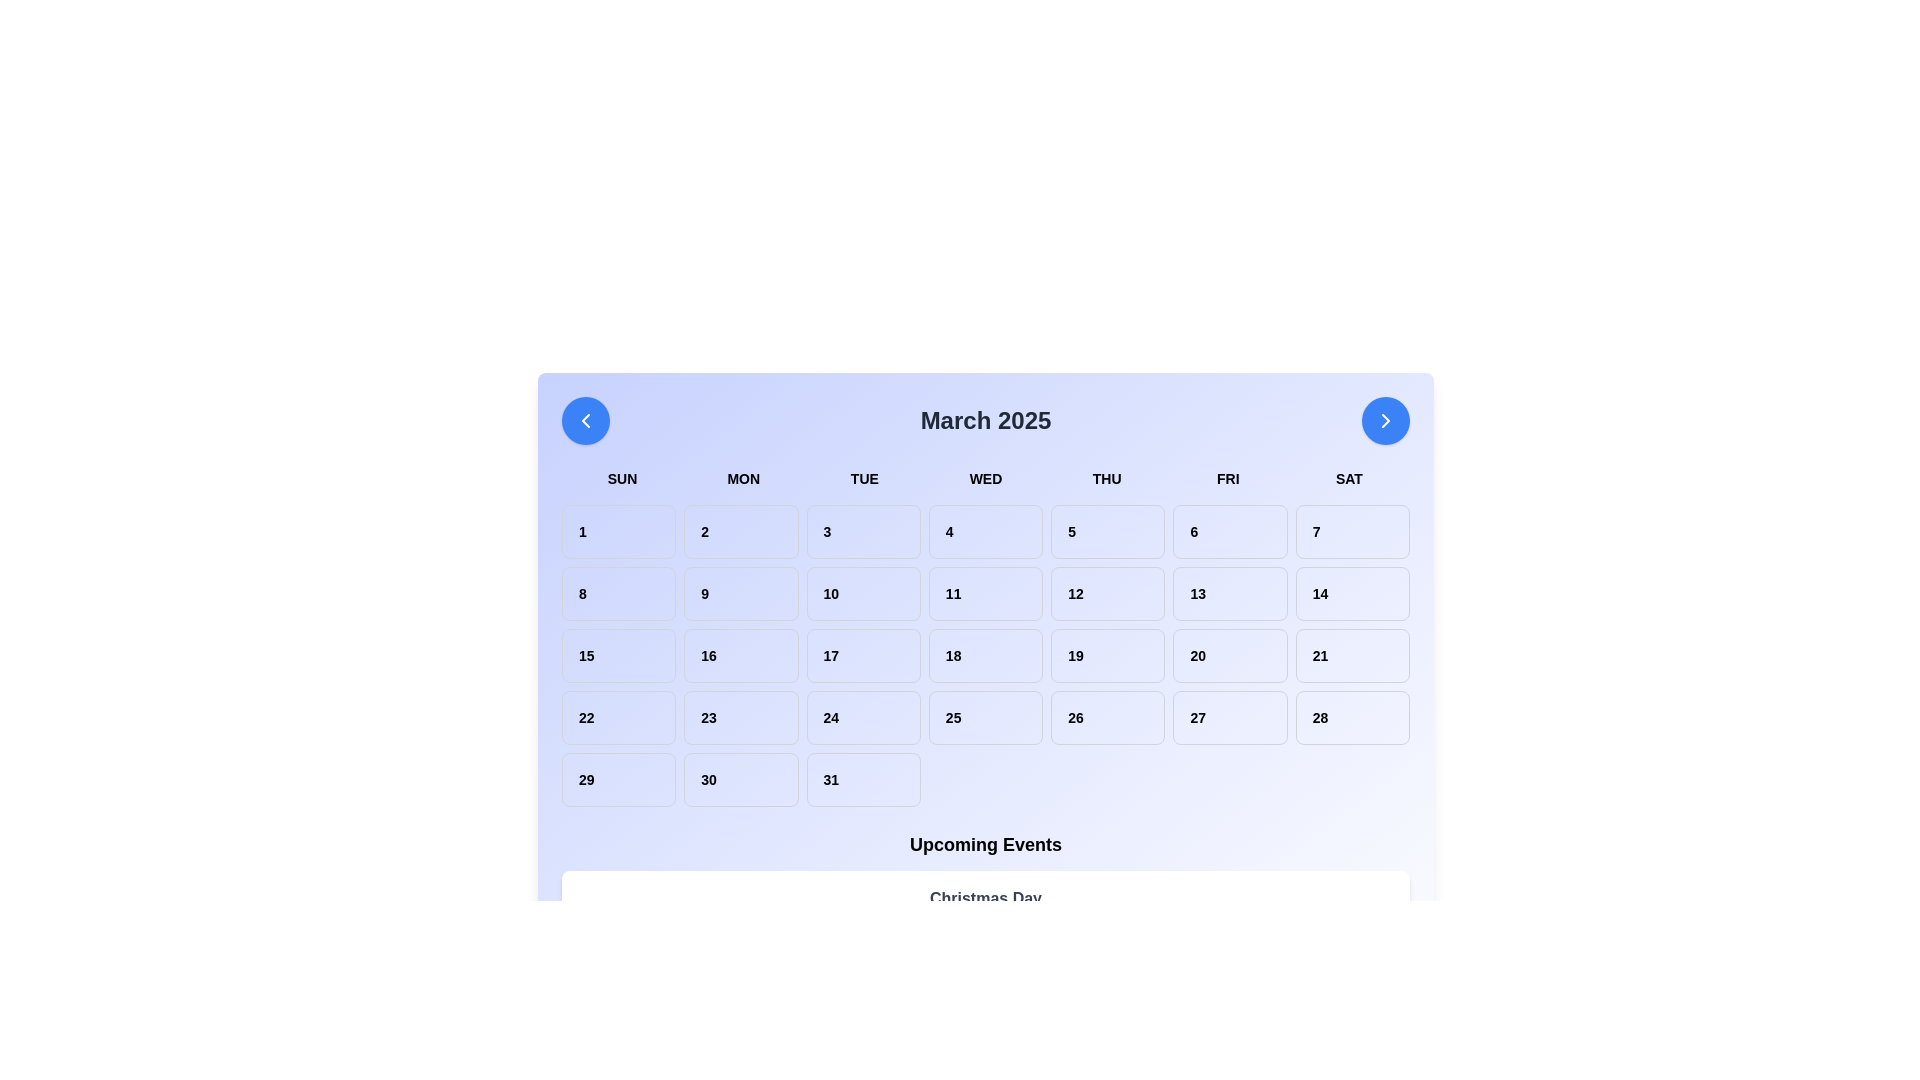  Describe the element at coordinates (1352, 716) in the screenshot. I see `the text value of the date label '28' in the calendar, located in the bottom-right corner of the grid under the 'Saturday' header` at that location.